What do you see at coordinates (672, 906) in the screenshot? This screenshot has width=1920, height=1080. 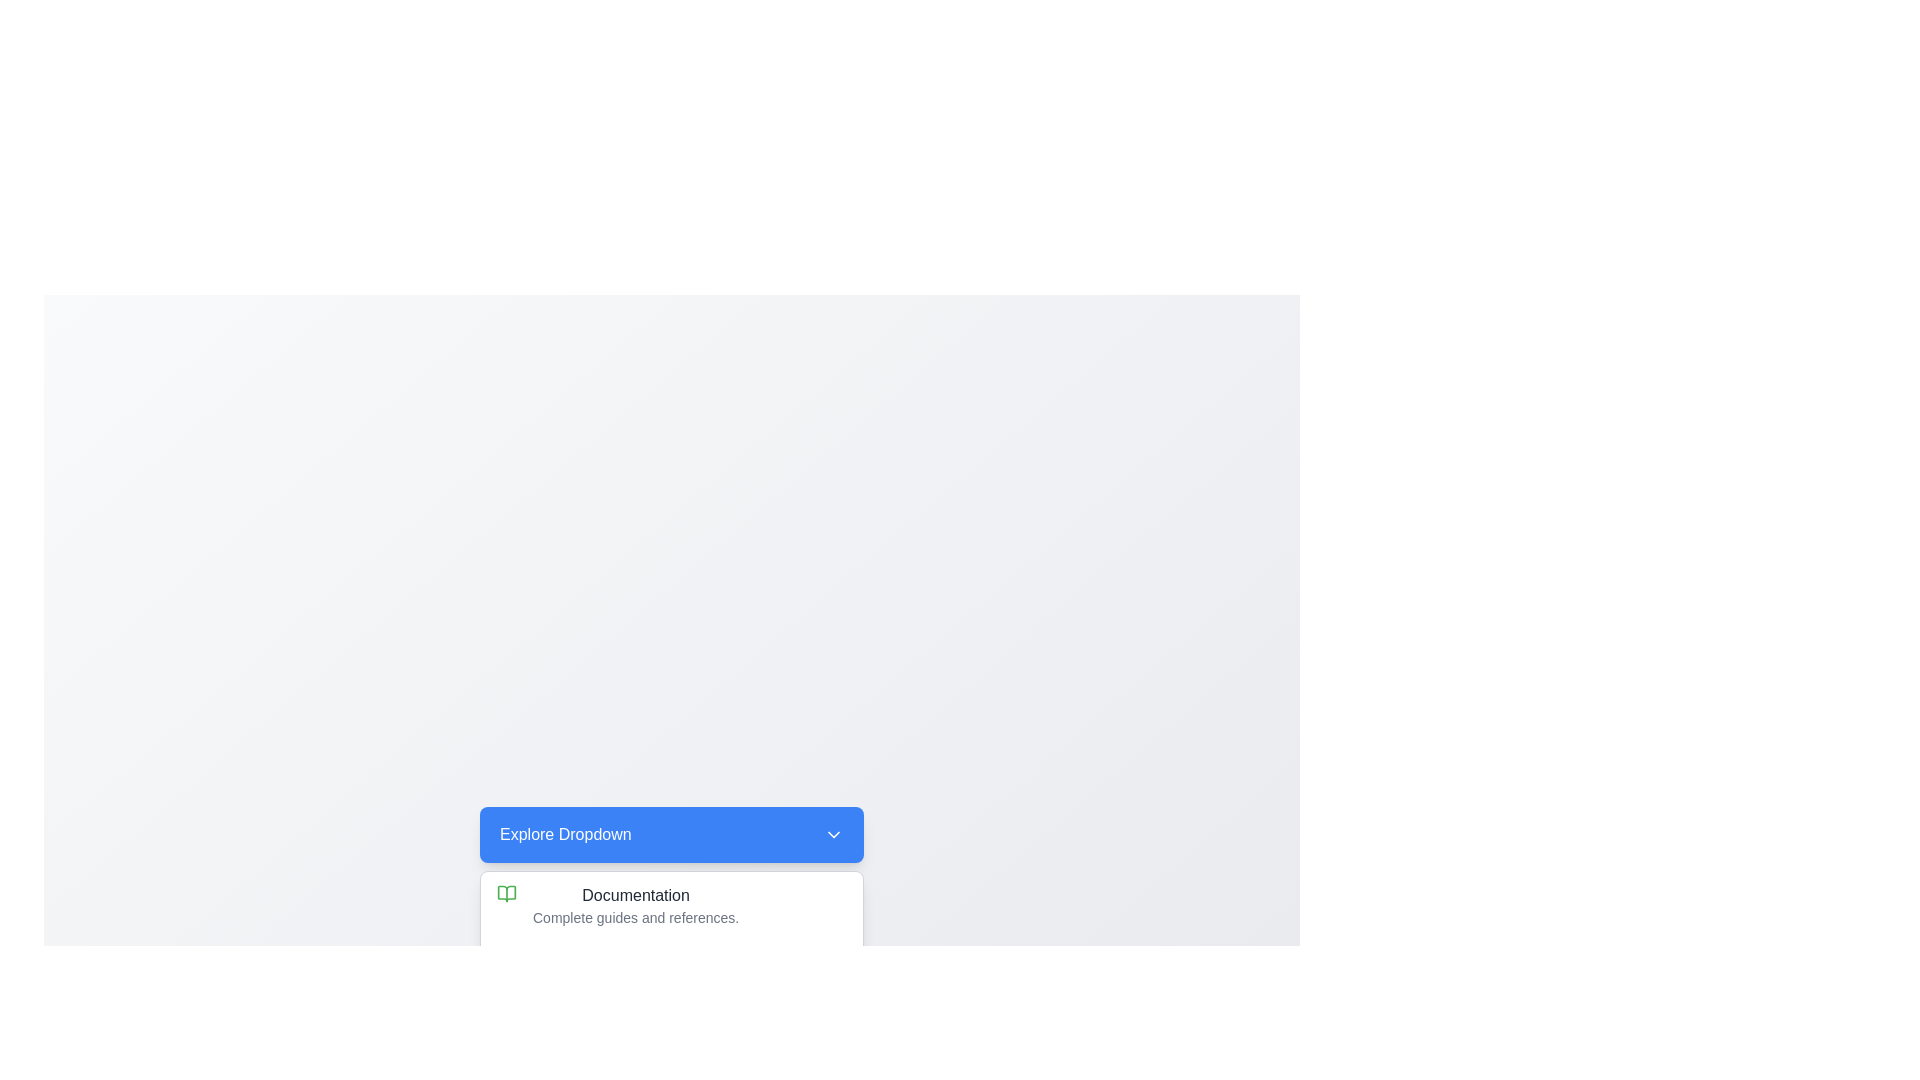 I see `the first list item labeled 'Documentation', which features a green book-like icon and two lines of text` at bounding box center [672, 906].